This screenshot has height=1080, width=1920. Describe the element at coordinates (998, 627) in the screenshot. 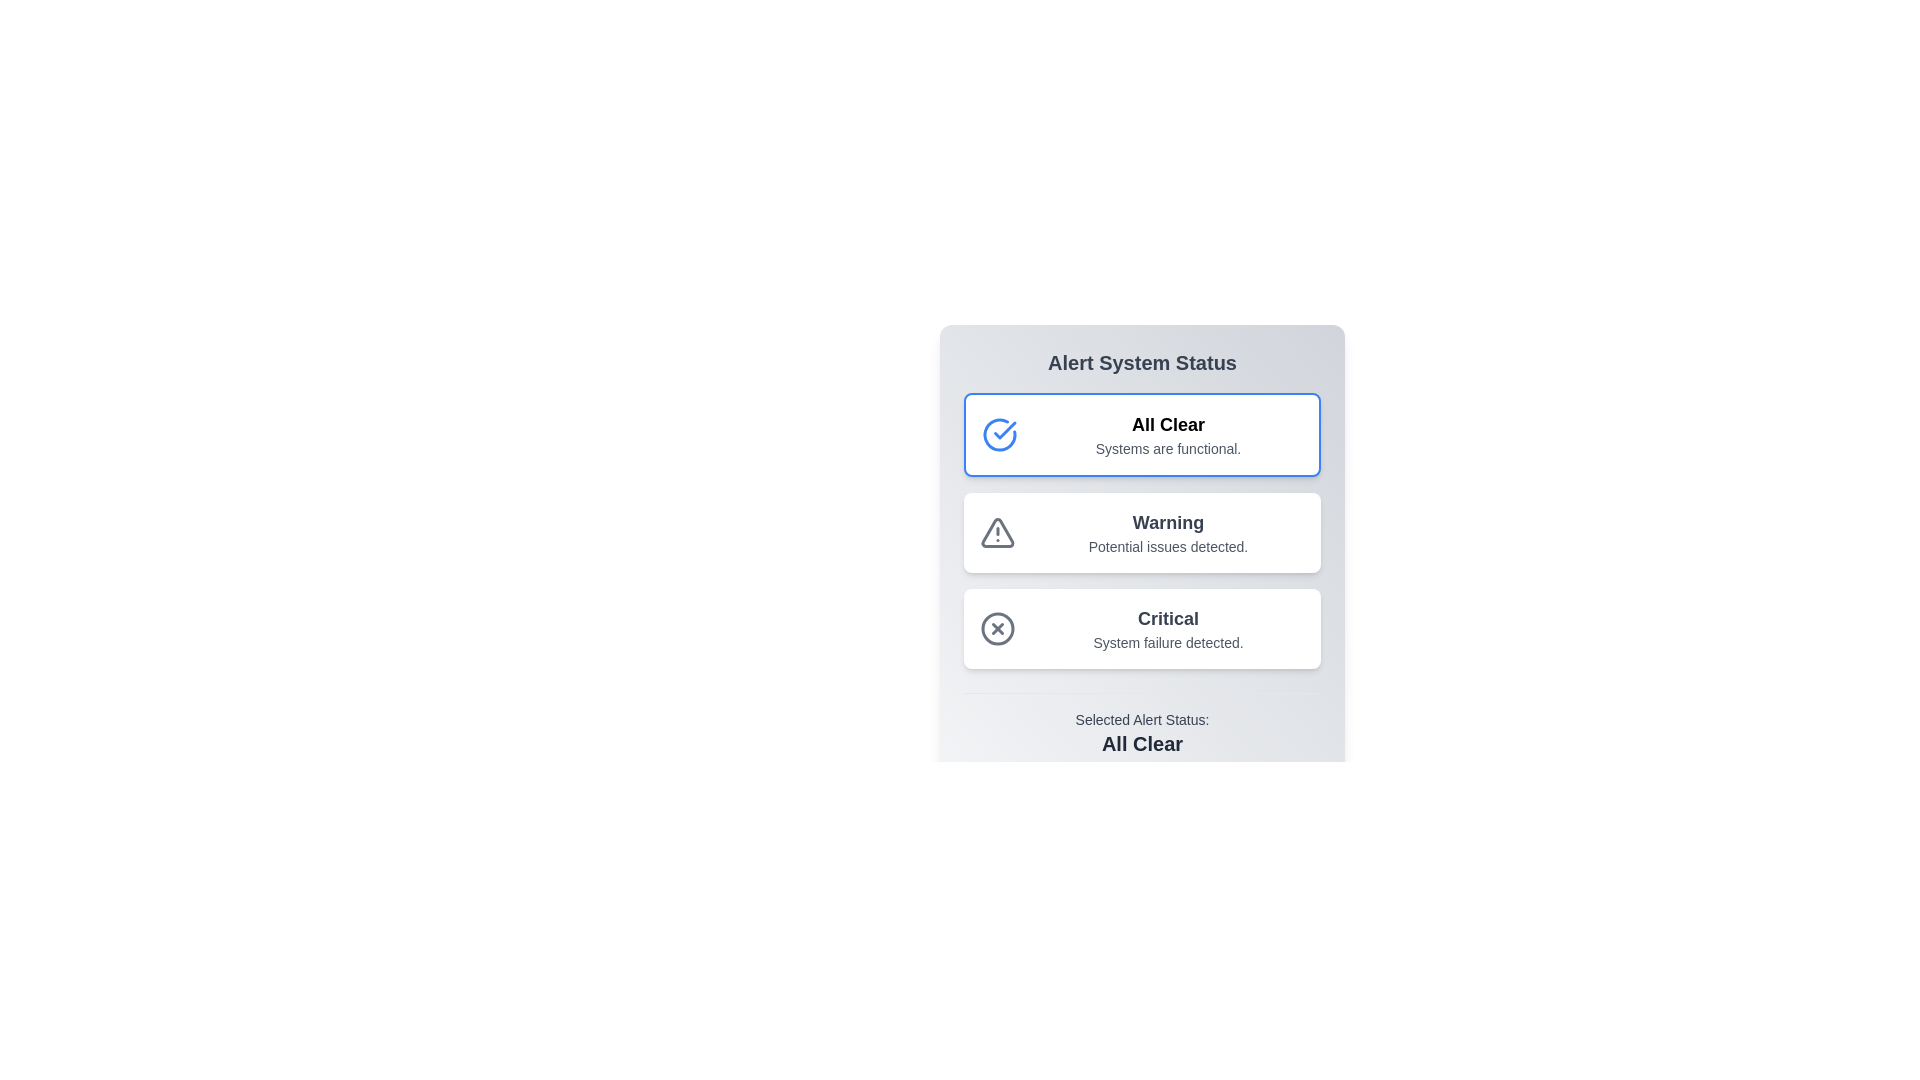

I see `the SVG circle element that serves as the outer circular outline for the 'Critical' alert icon in the 'Alert System Status' panel` at that location.